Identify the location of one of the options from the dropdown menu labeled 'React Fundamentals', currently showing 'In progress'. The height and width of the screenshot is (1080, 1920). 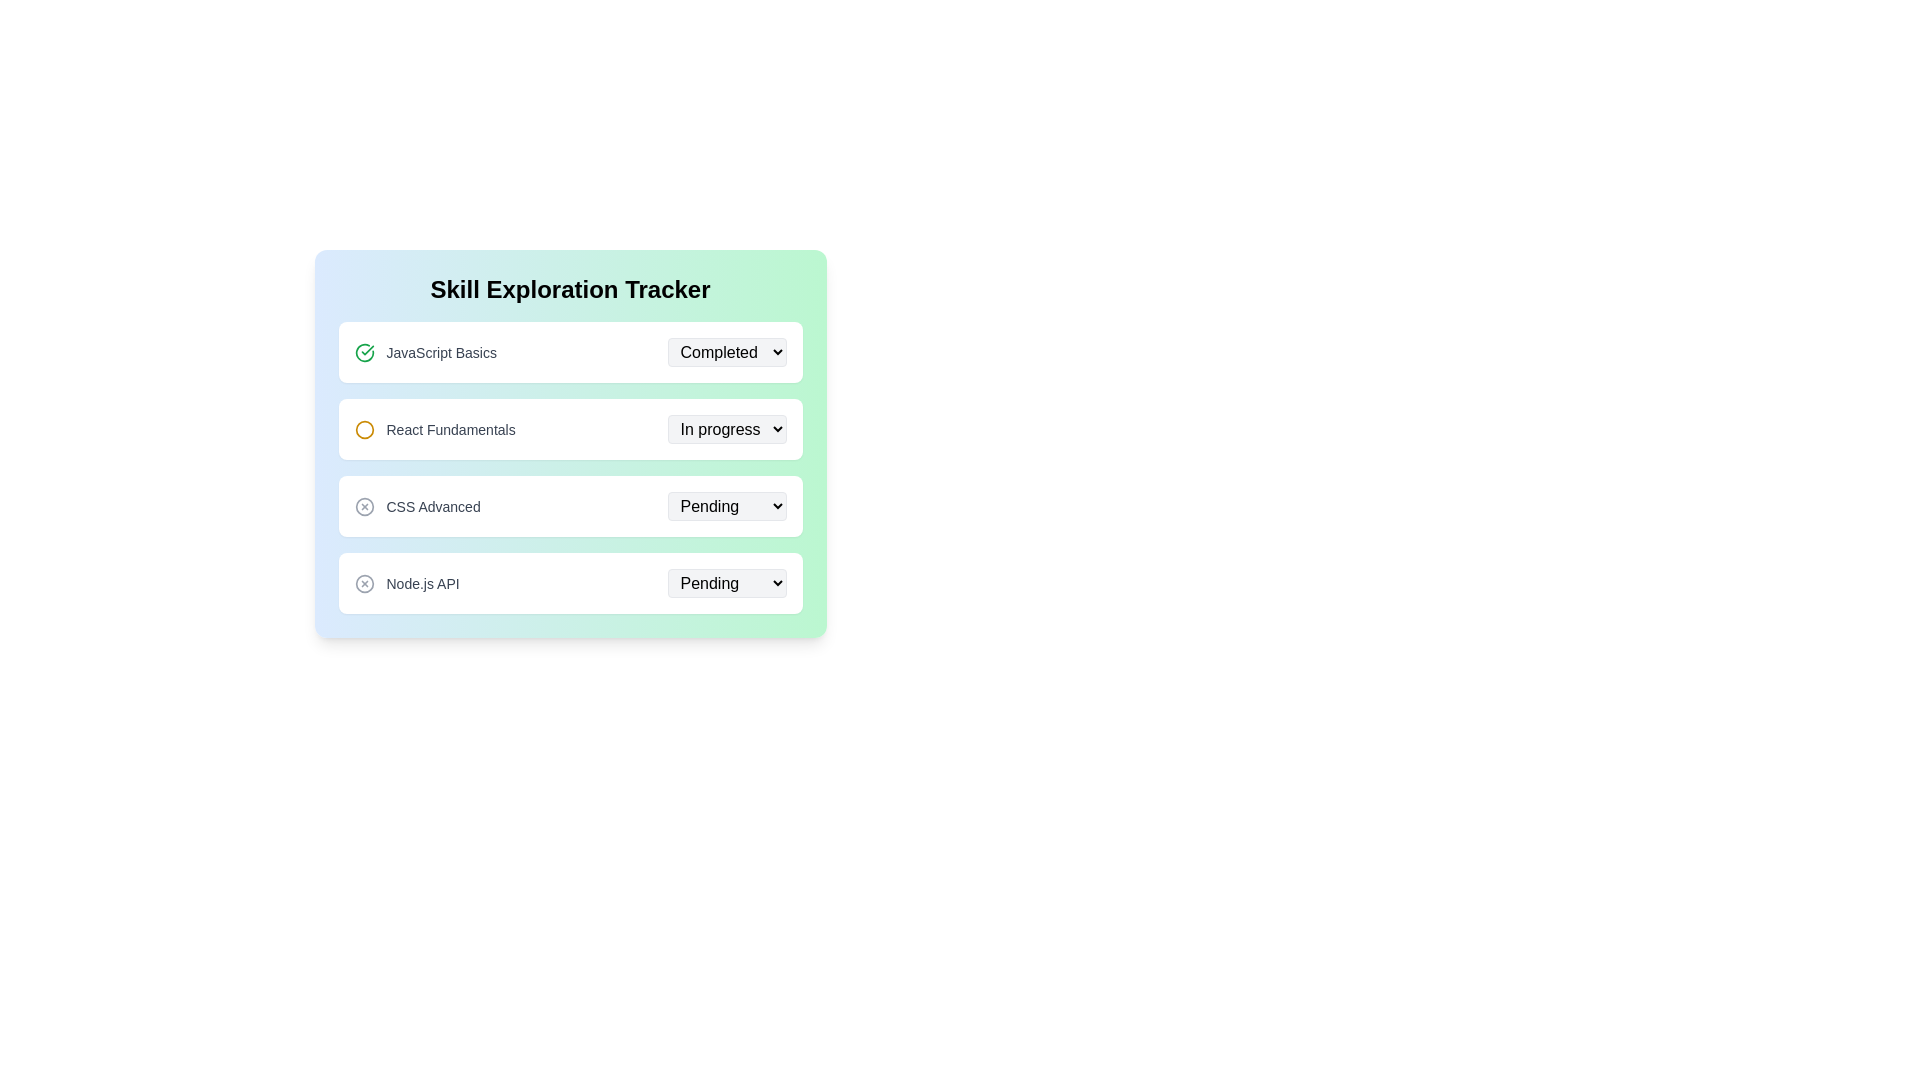
(725, 427).